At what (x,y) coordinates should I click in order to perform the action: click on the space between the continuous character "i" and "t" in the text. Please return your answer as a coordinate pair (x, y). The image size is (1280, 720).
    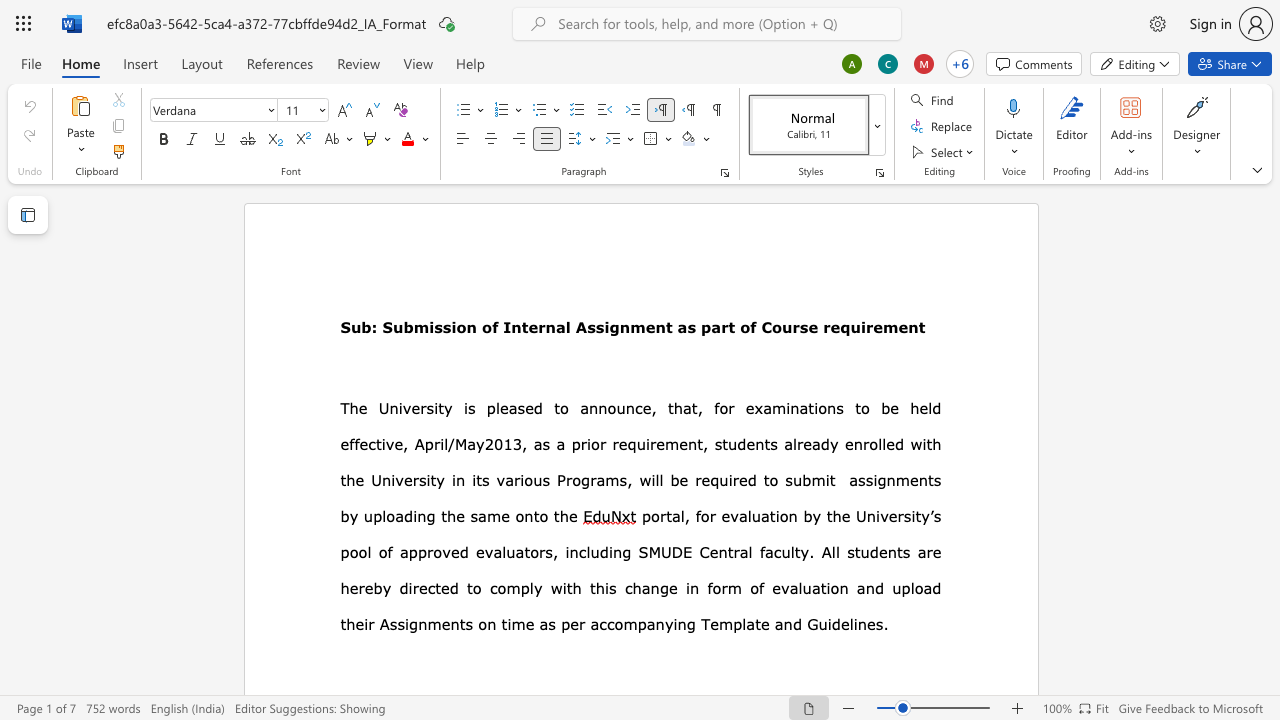
    Looking at the image, I should click on (566, 587).